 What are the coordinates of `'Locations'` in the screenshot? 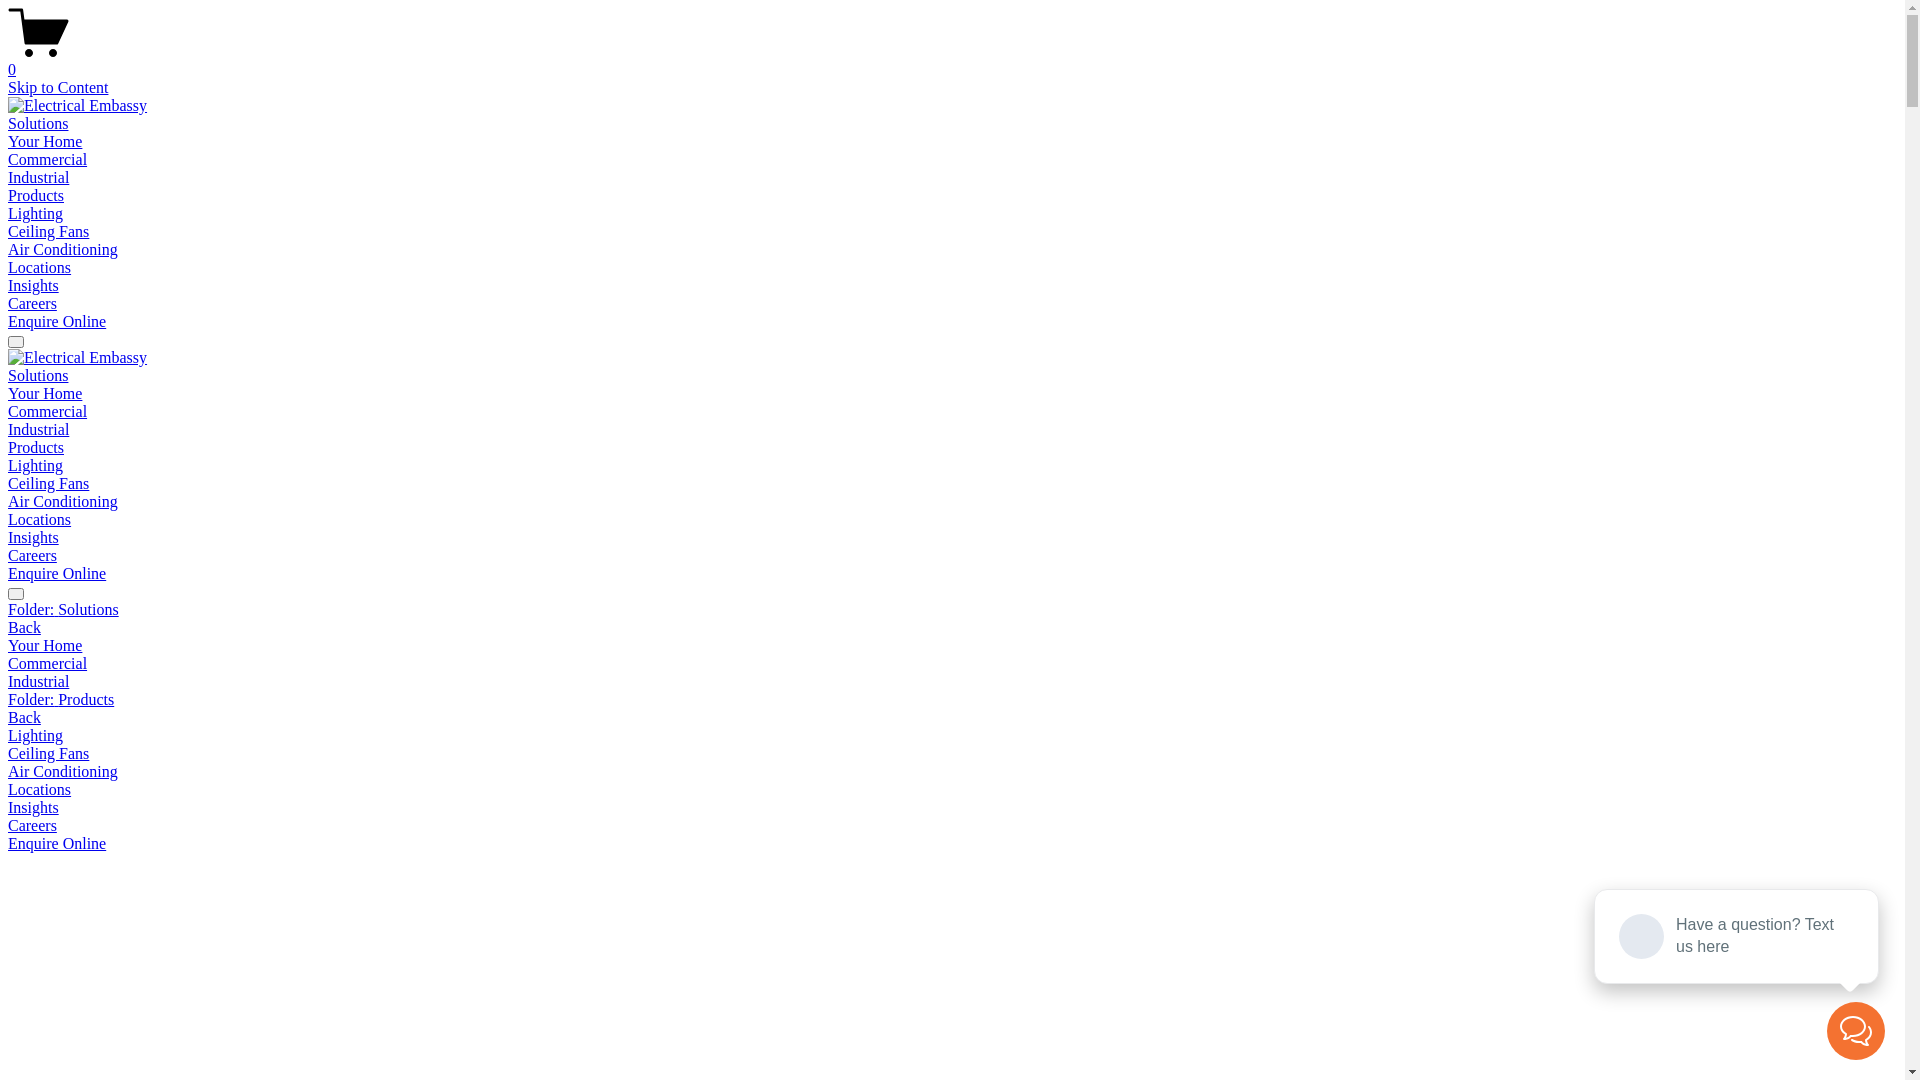 It's located at (39, 266).